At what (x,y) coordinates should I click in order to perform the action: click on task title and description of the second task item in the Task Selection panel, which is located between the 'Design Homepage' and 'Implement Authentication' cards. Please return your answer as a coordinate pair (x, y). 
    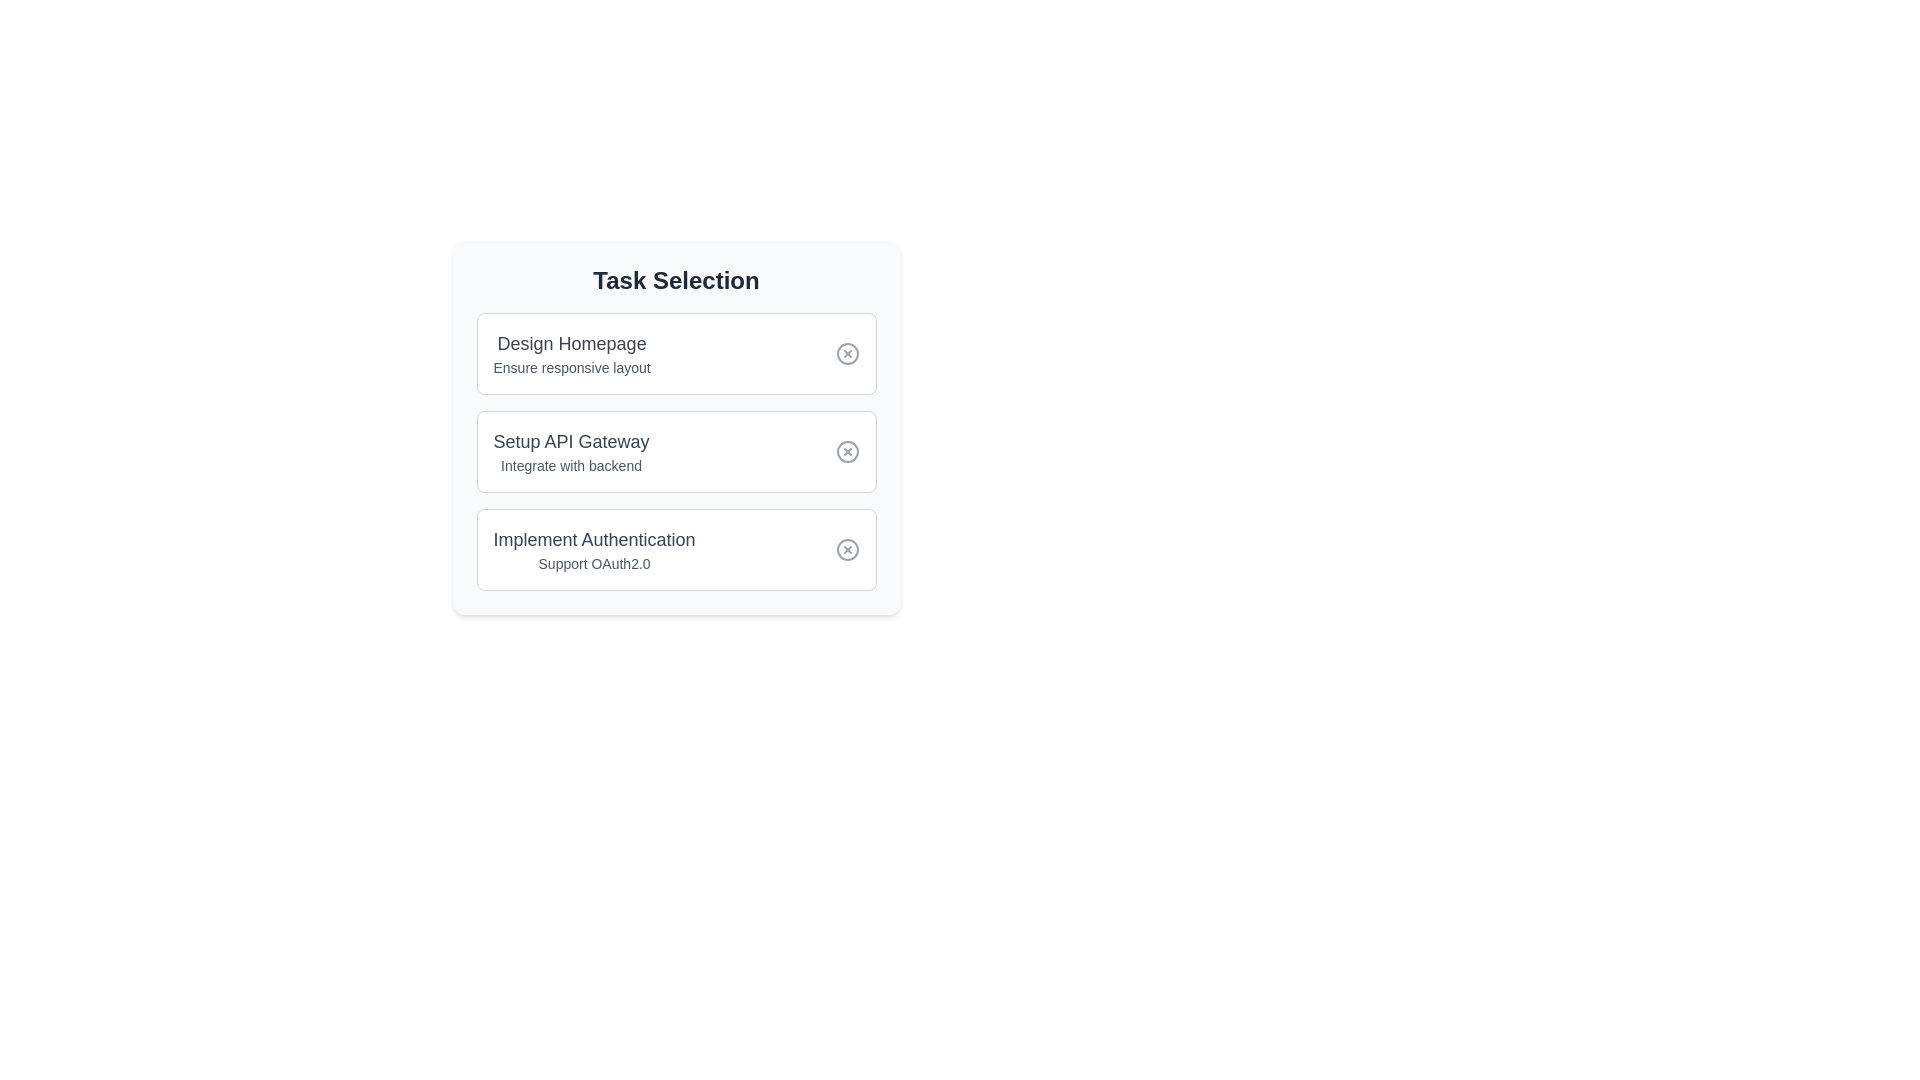
    Looking at the image, I should click on (676, 451).